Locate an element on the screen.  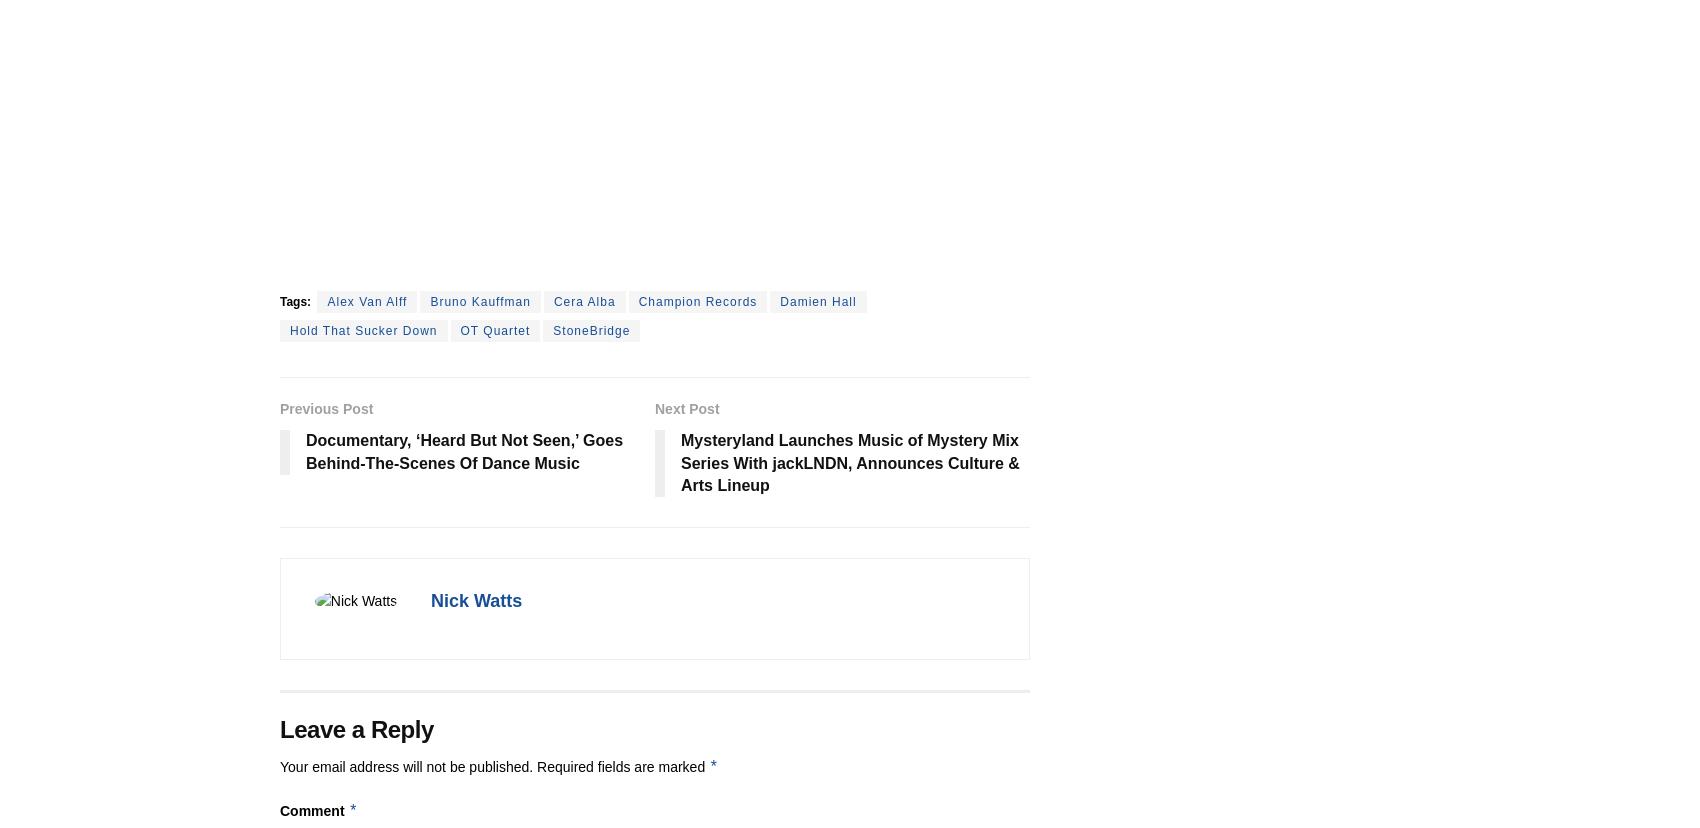
'Nick Watts' is located at coordinates (476, 599).